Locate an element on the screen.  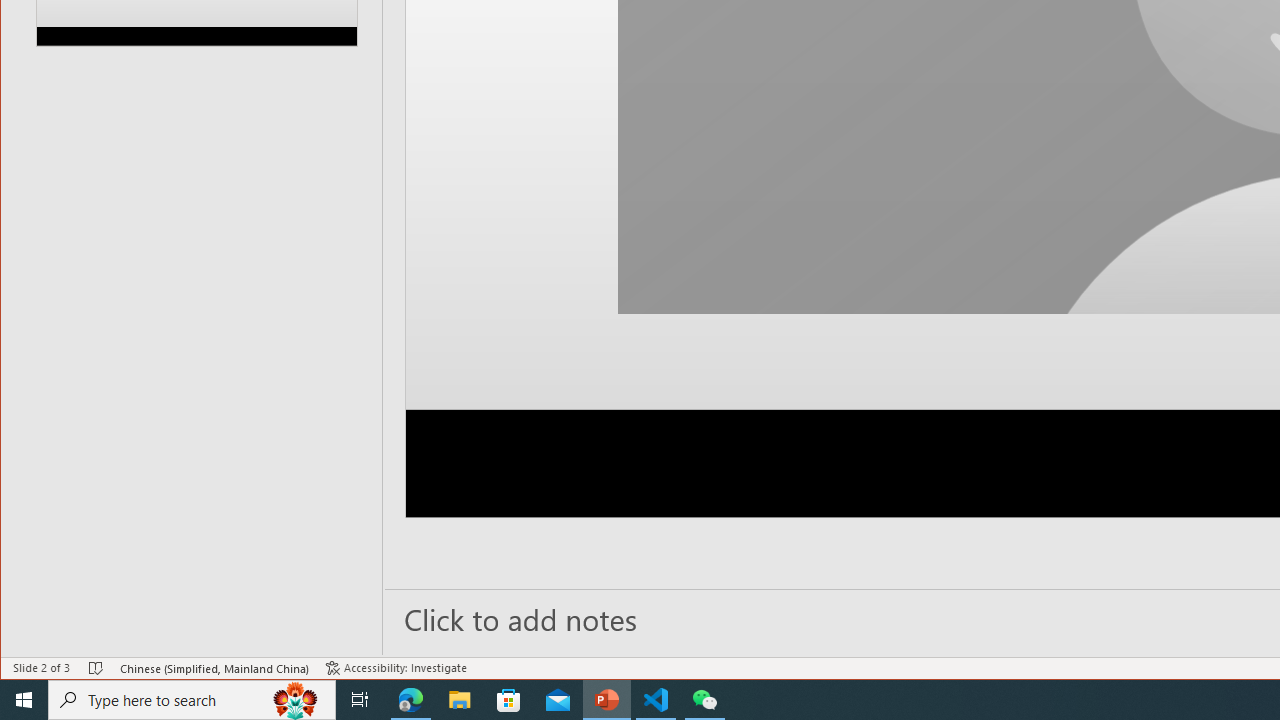
'Start' is located at coordinates (24, 698).